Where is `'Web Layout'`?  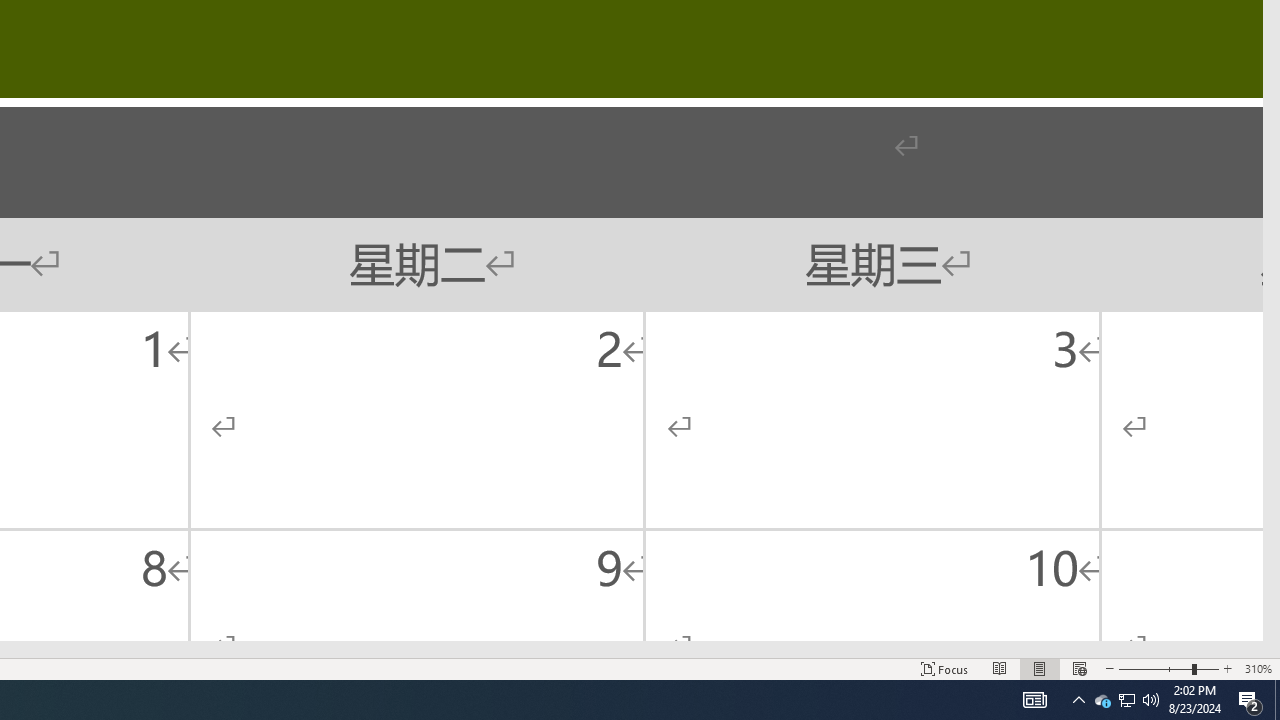
'Web Layout' is located at coordinates (1078, 669).